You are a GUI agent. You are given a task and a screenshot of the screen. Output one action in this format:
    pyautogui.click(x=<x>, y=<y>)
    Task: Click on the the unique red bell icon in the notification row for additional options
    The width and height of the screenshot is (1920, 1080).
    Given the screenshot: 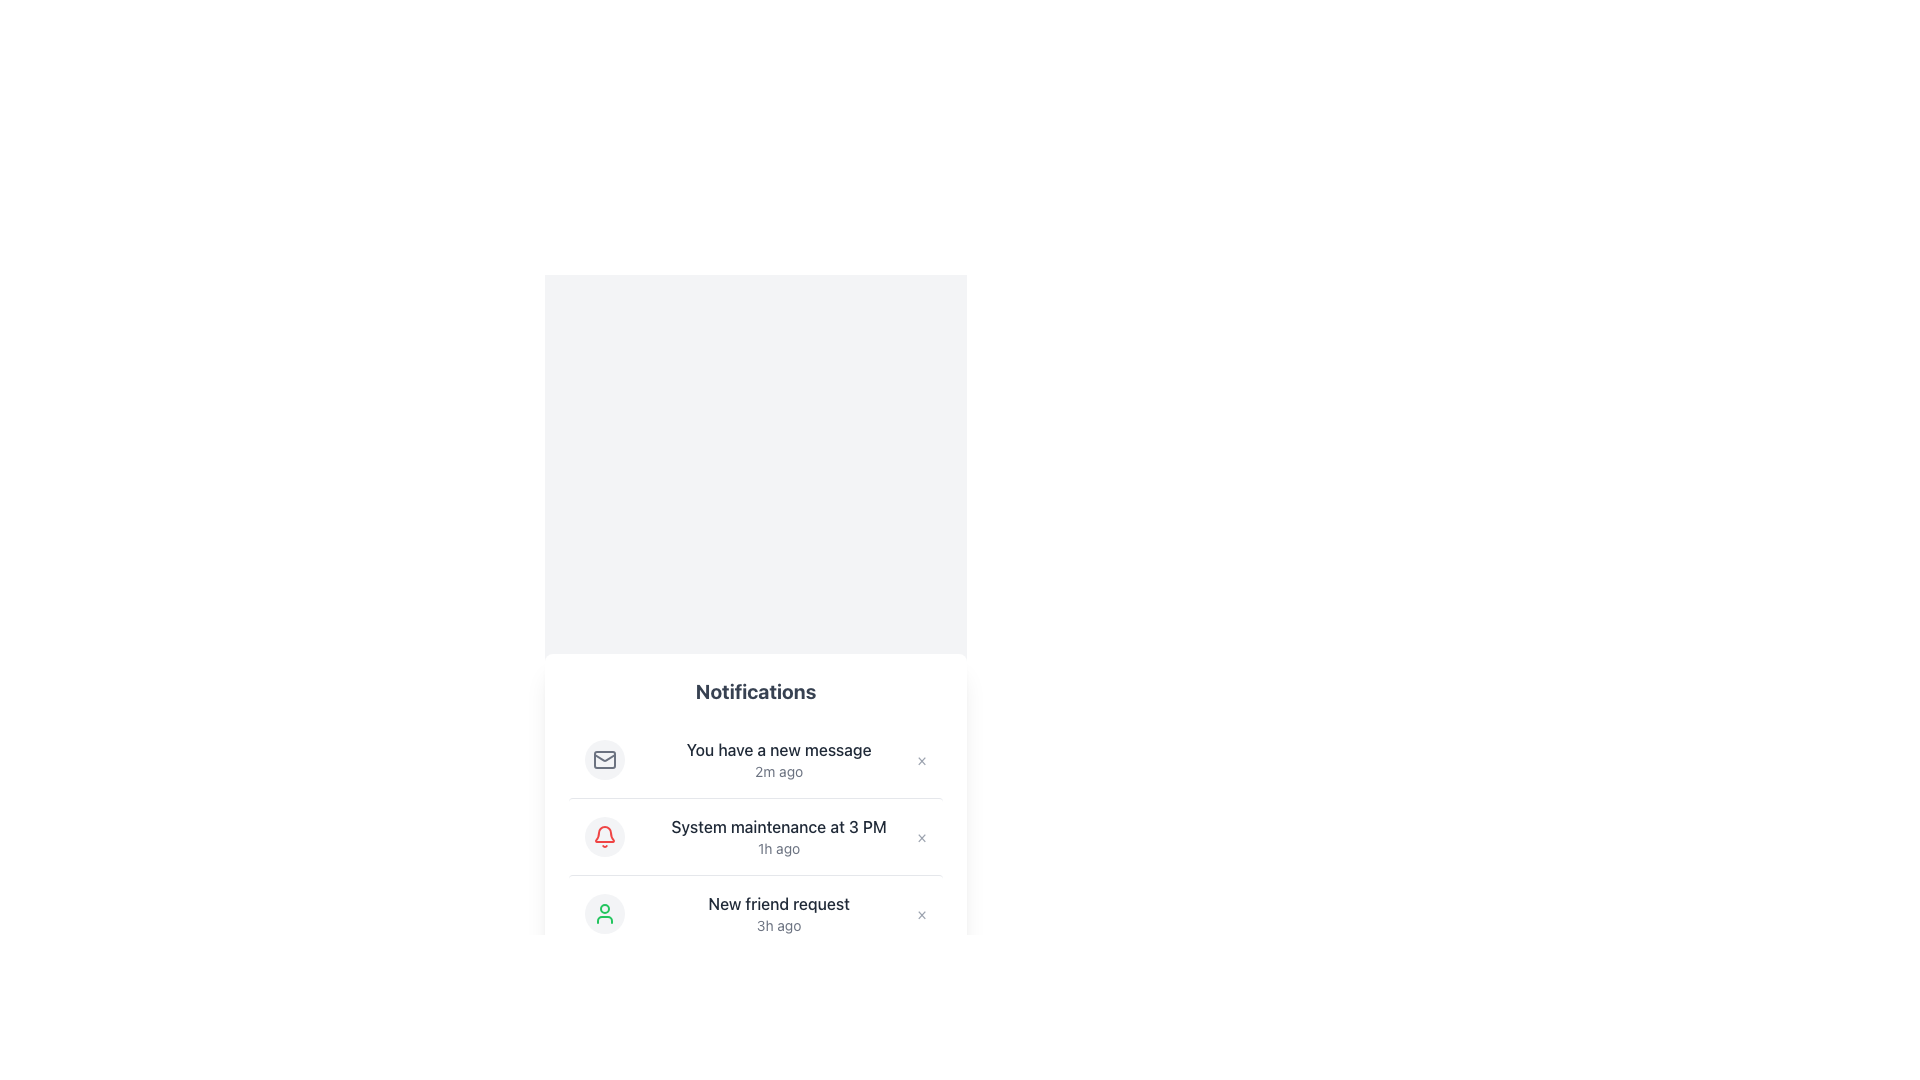 What is the action you would take?
    pyautogui.click(x=603, y=837)
    